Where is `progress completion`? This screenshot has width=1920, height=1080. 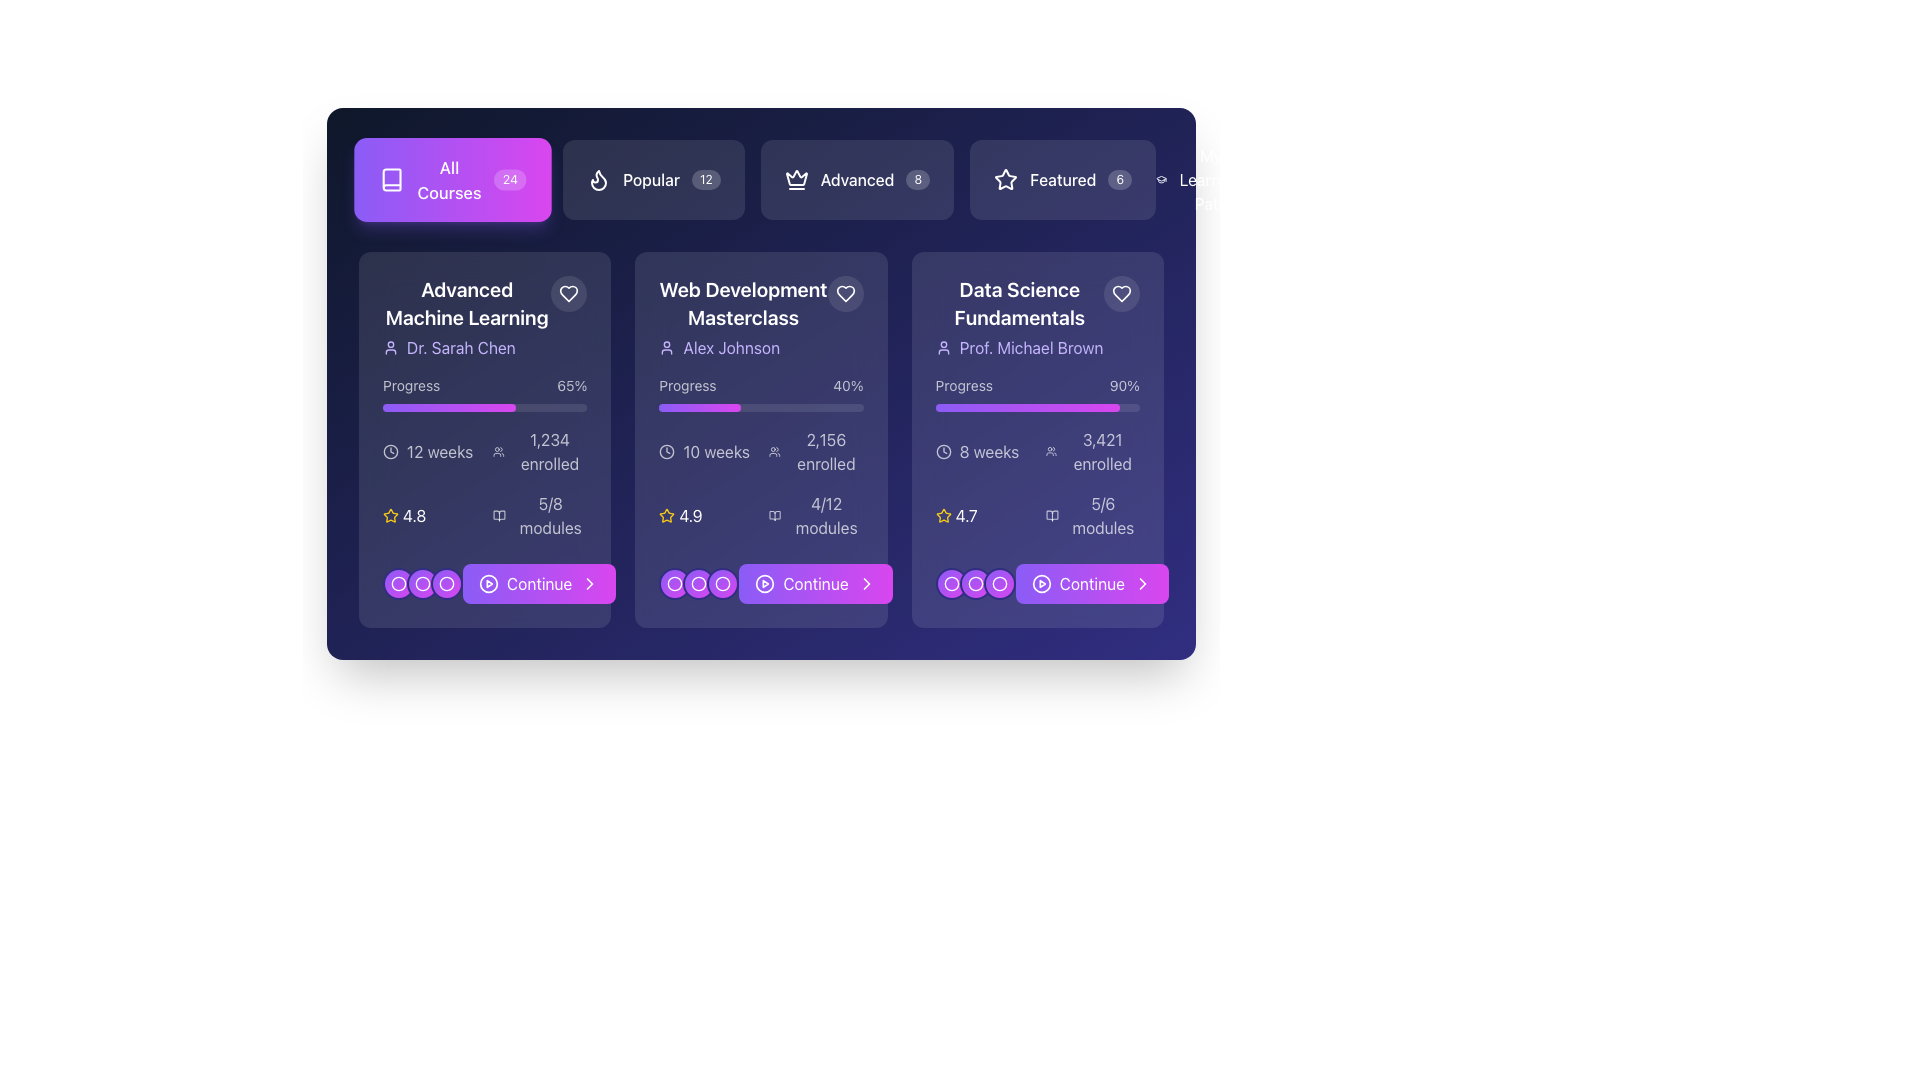 progress completion is located at coordinates (443, 407).